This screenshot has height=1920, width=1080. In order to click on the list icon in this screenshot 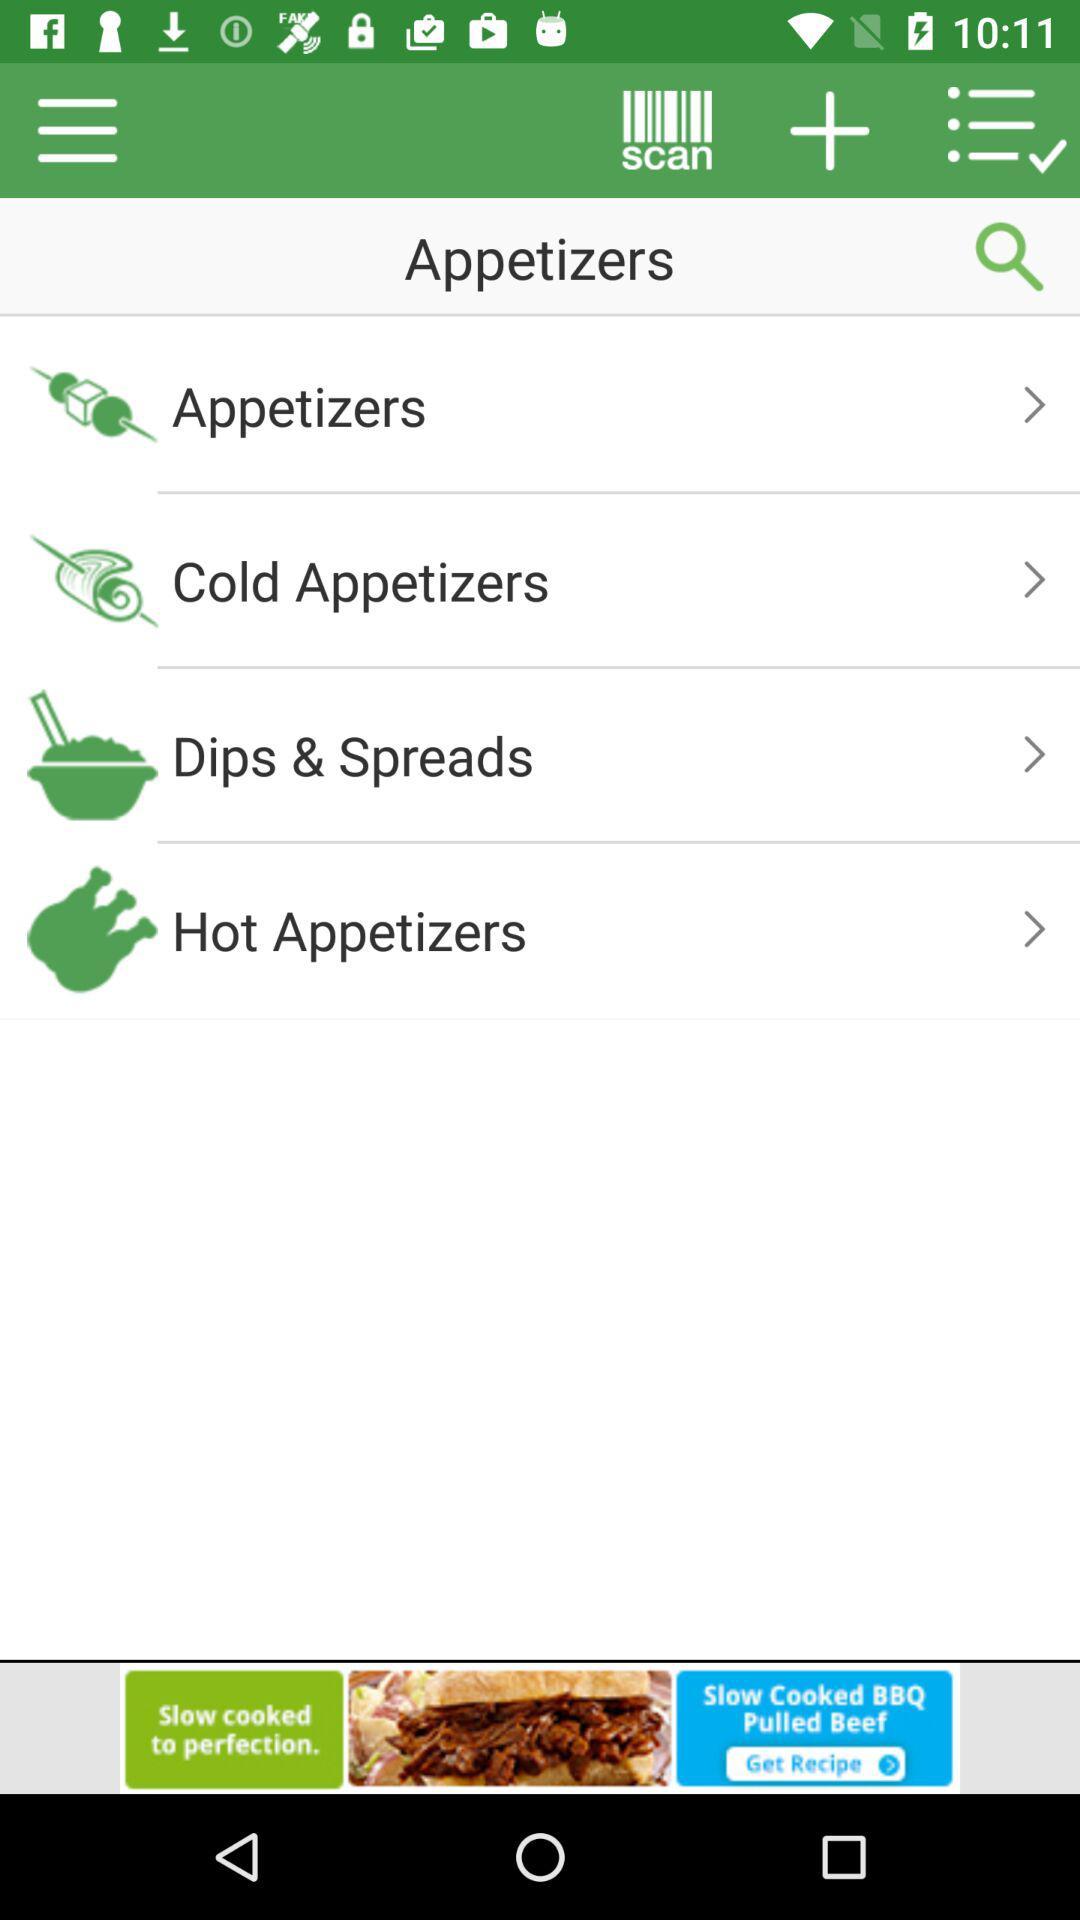, I will do `click(1007, 129)`.